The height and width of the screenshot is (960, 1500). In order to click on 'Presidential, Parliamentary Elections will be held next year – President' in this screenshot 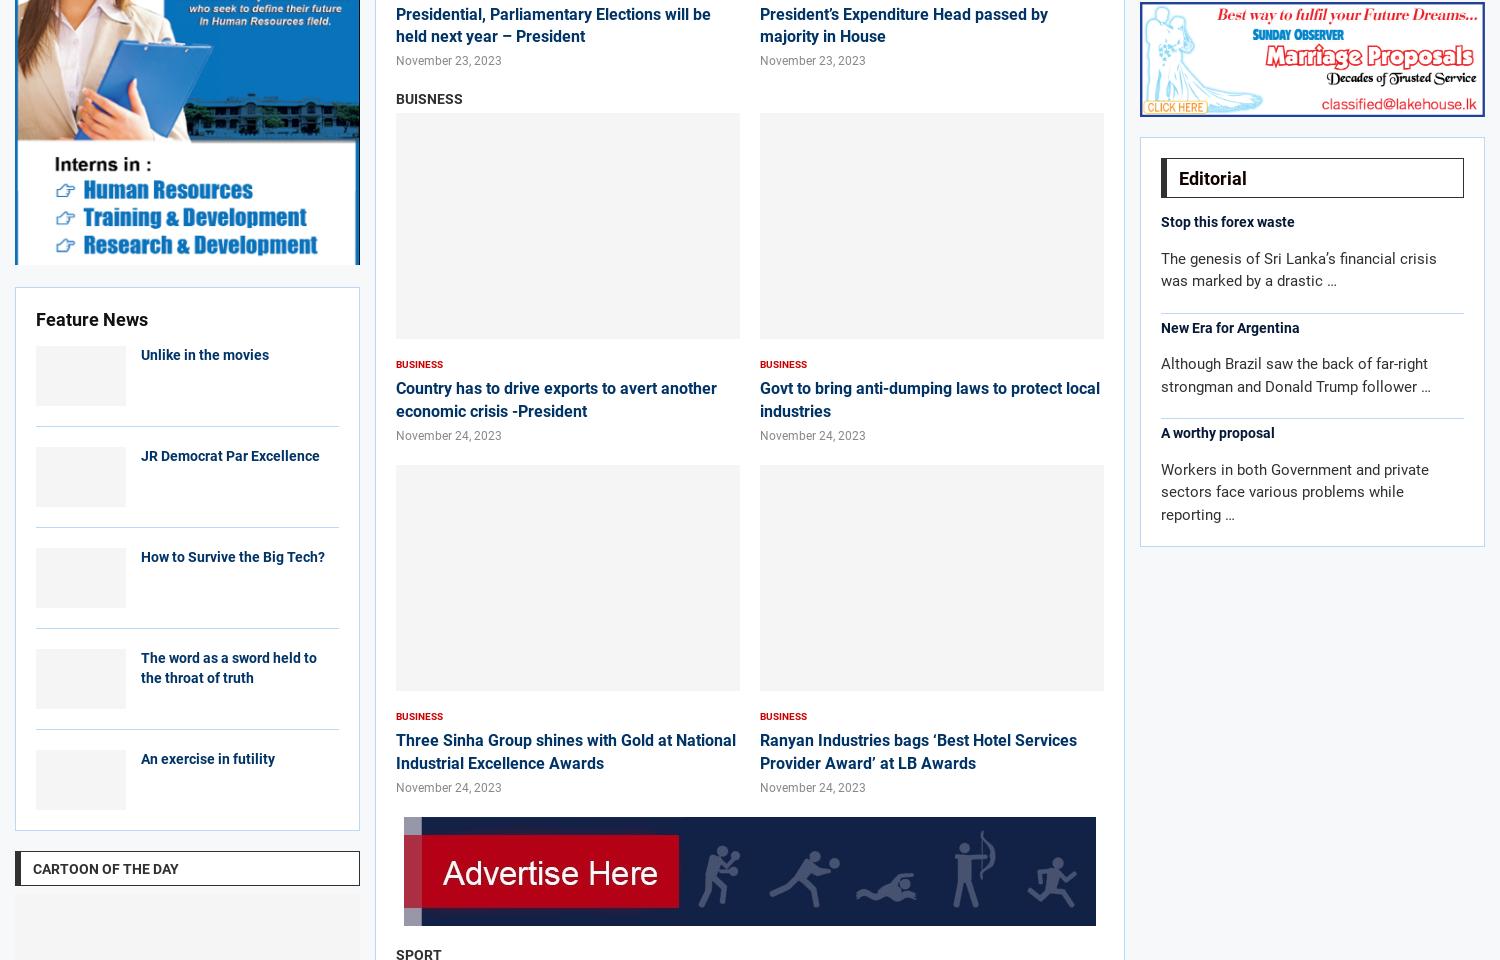, I will do `click(553, 23)`.